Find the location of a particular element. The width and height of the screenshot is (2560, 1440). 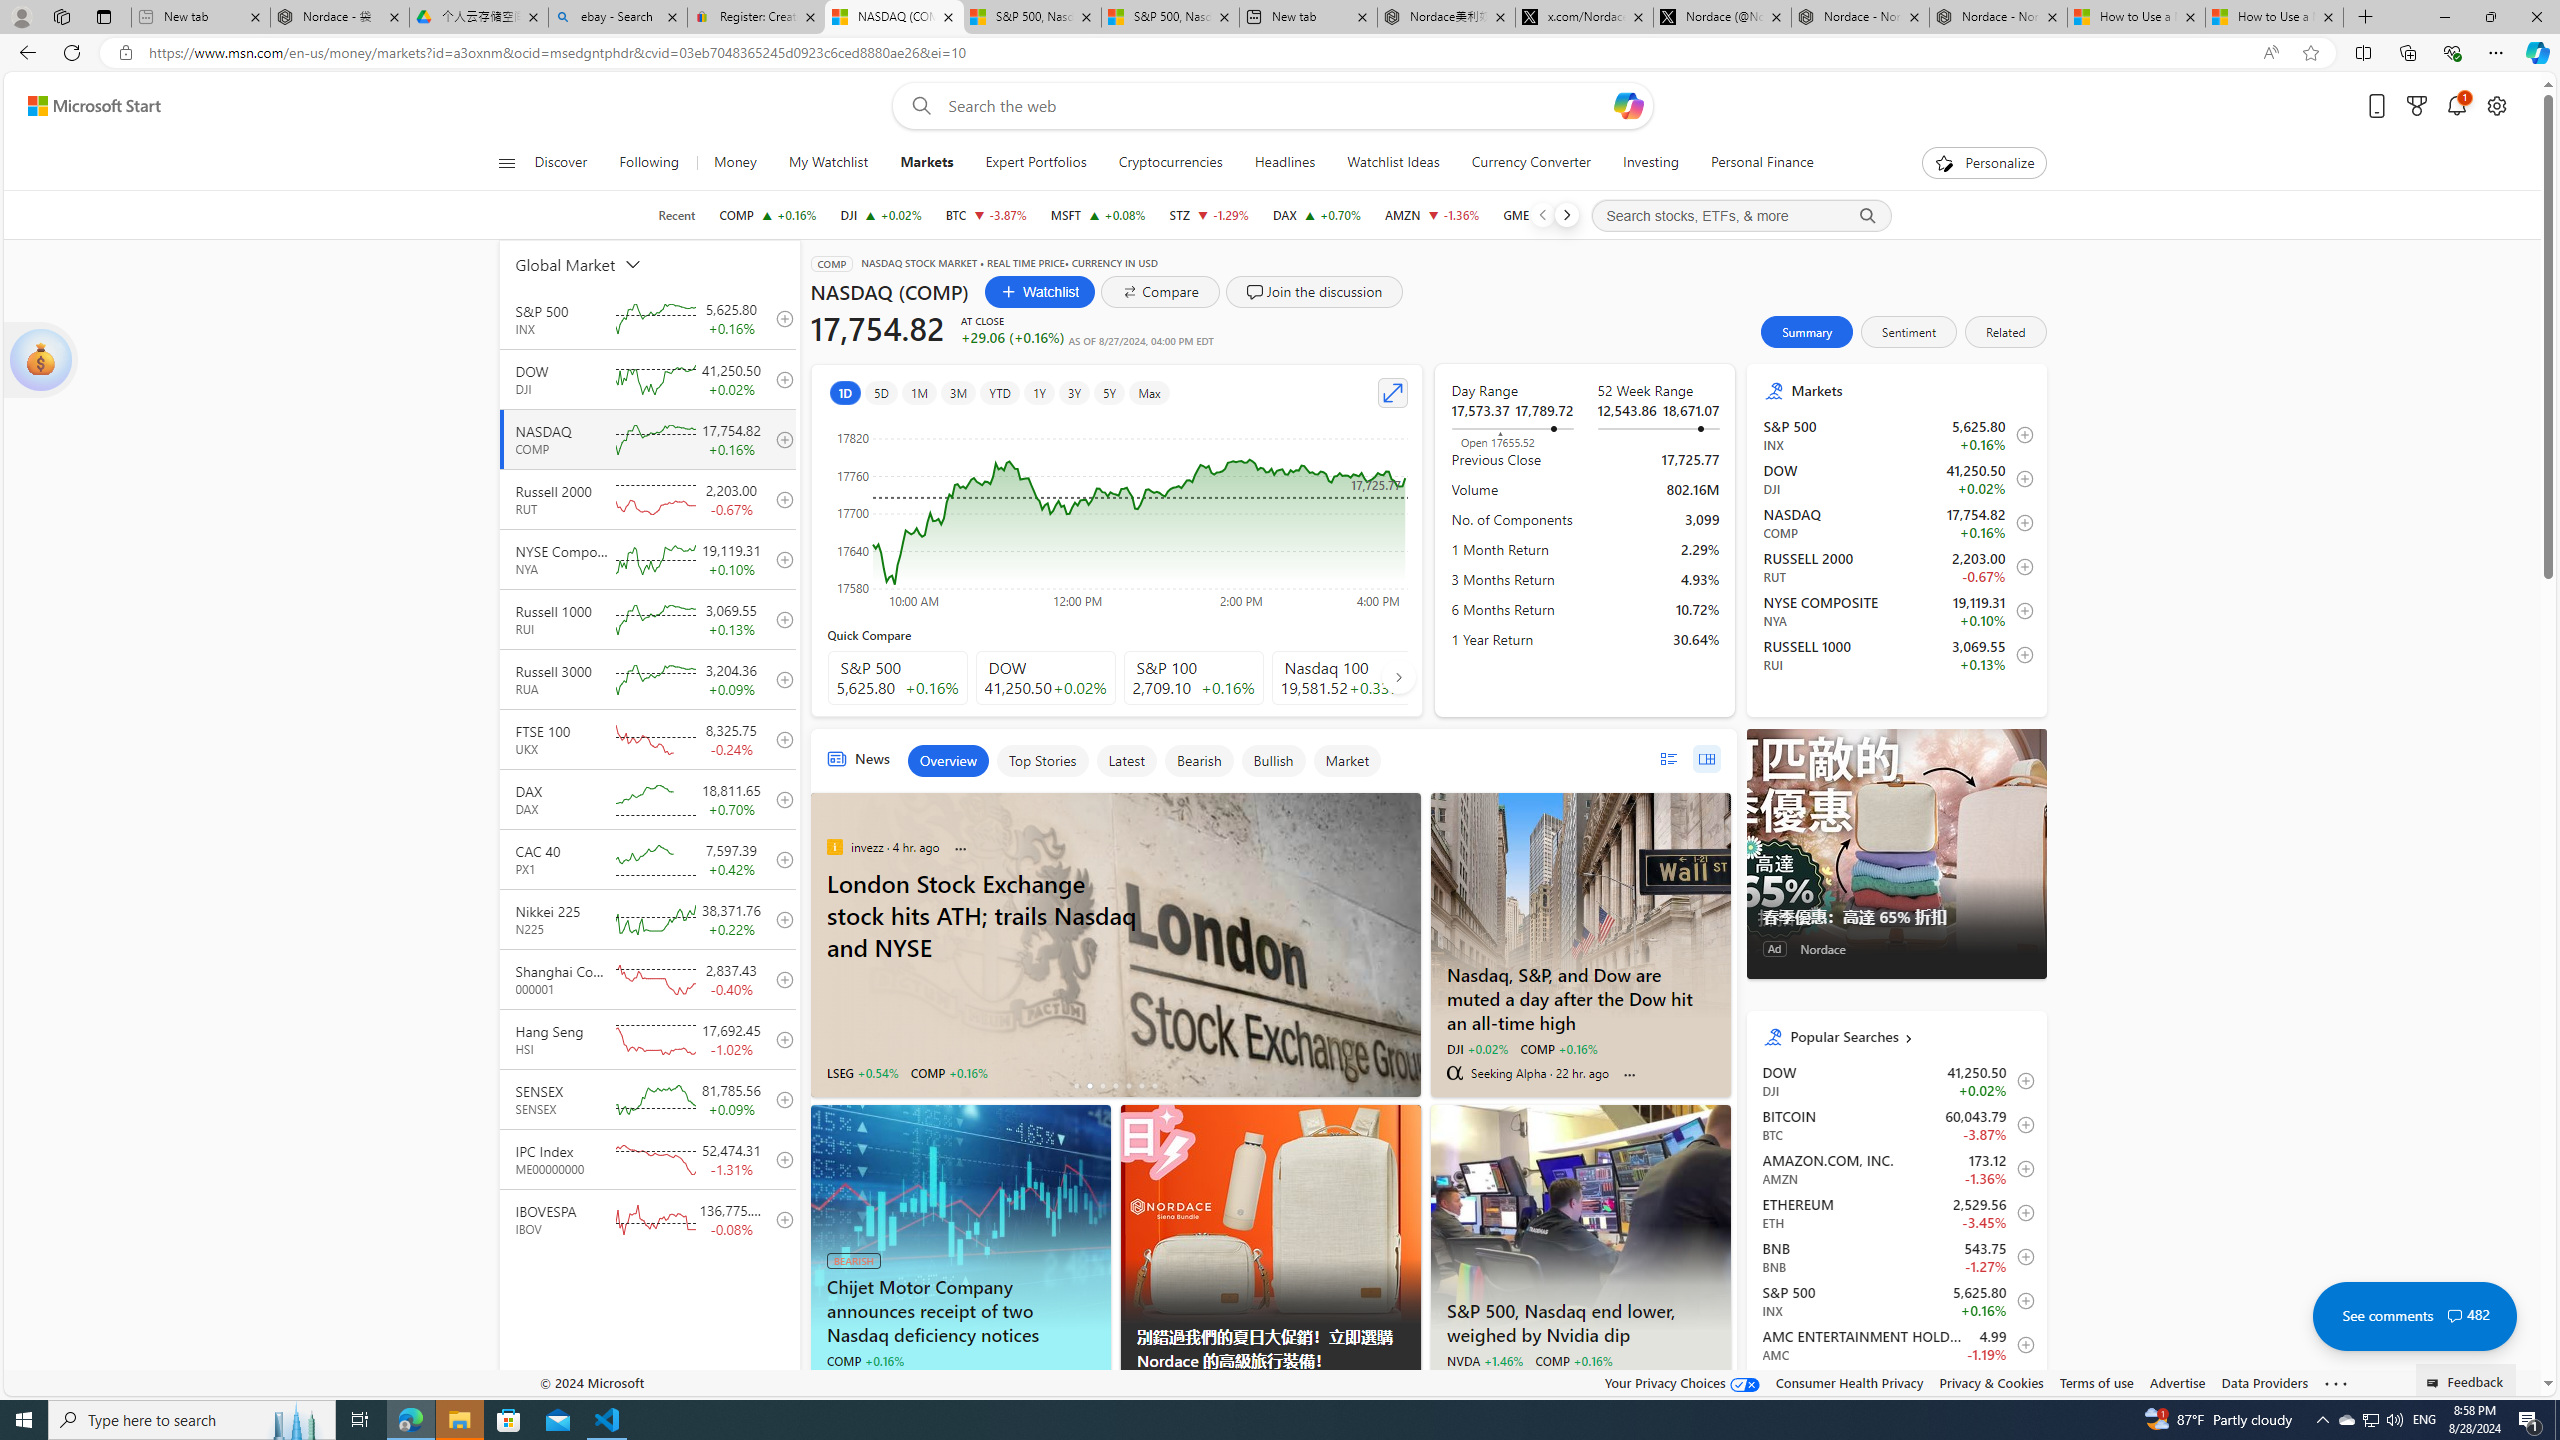

'DAX DAX increase 18,811.65 +129.84 +0.70%' is located at coordinates (1314, 214).